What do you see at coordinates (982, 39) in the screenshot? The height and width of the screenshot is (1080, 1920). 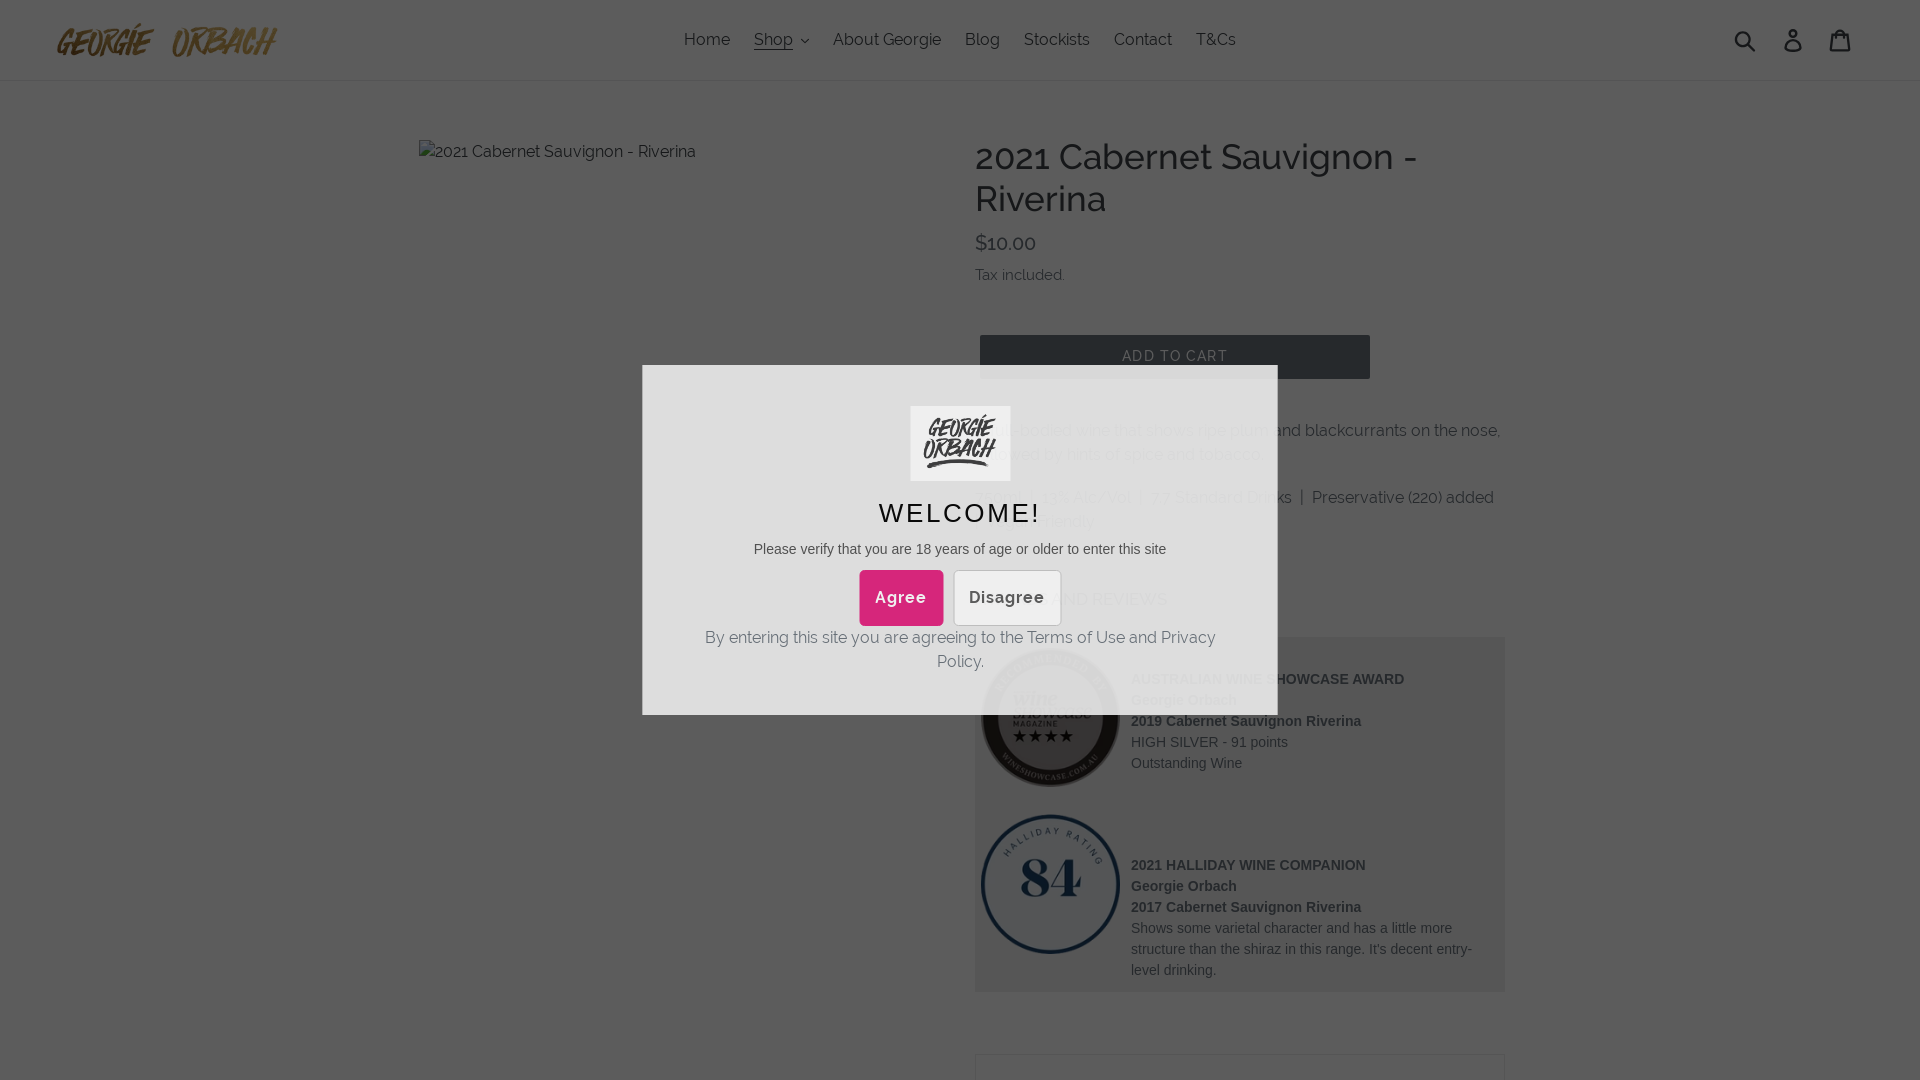 I see `'Blog'` at bounding box center [982, 39].